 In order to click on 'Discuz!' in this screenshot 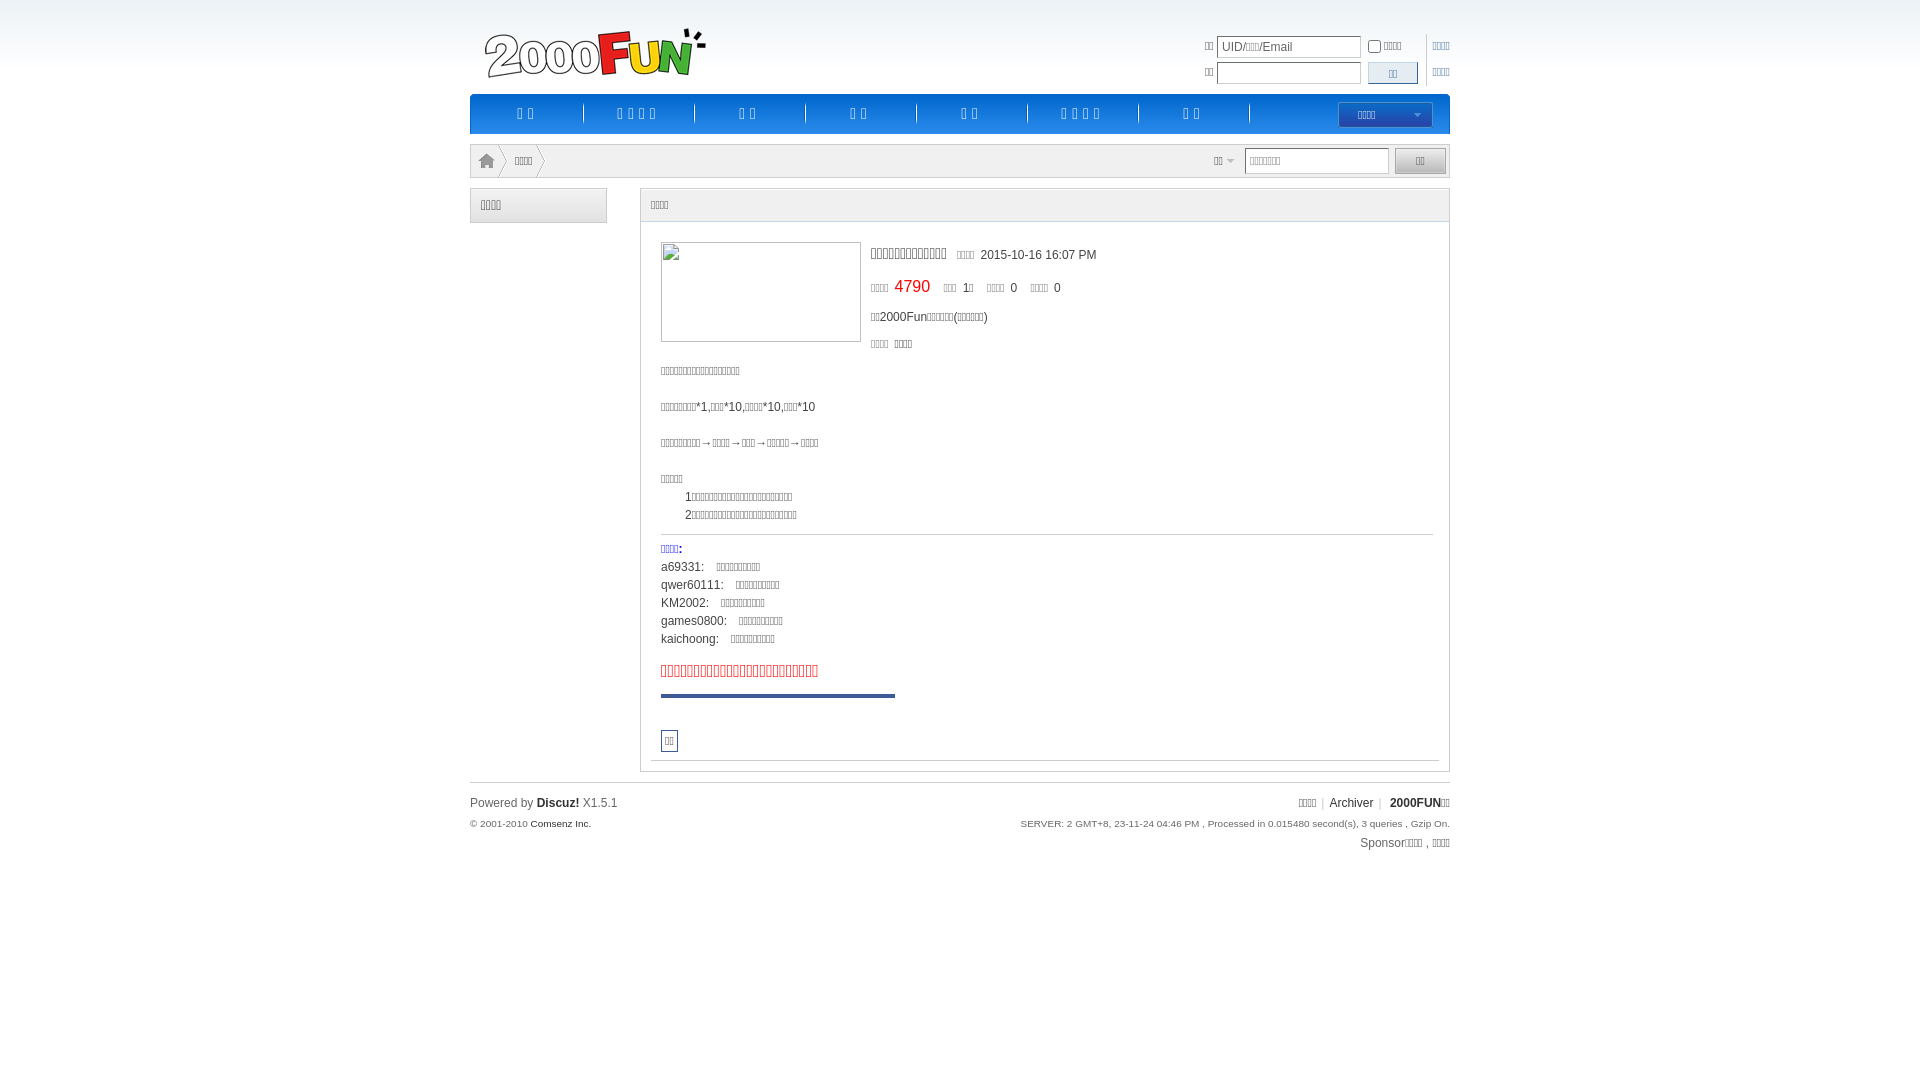, I will do `click(558, 801)`.